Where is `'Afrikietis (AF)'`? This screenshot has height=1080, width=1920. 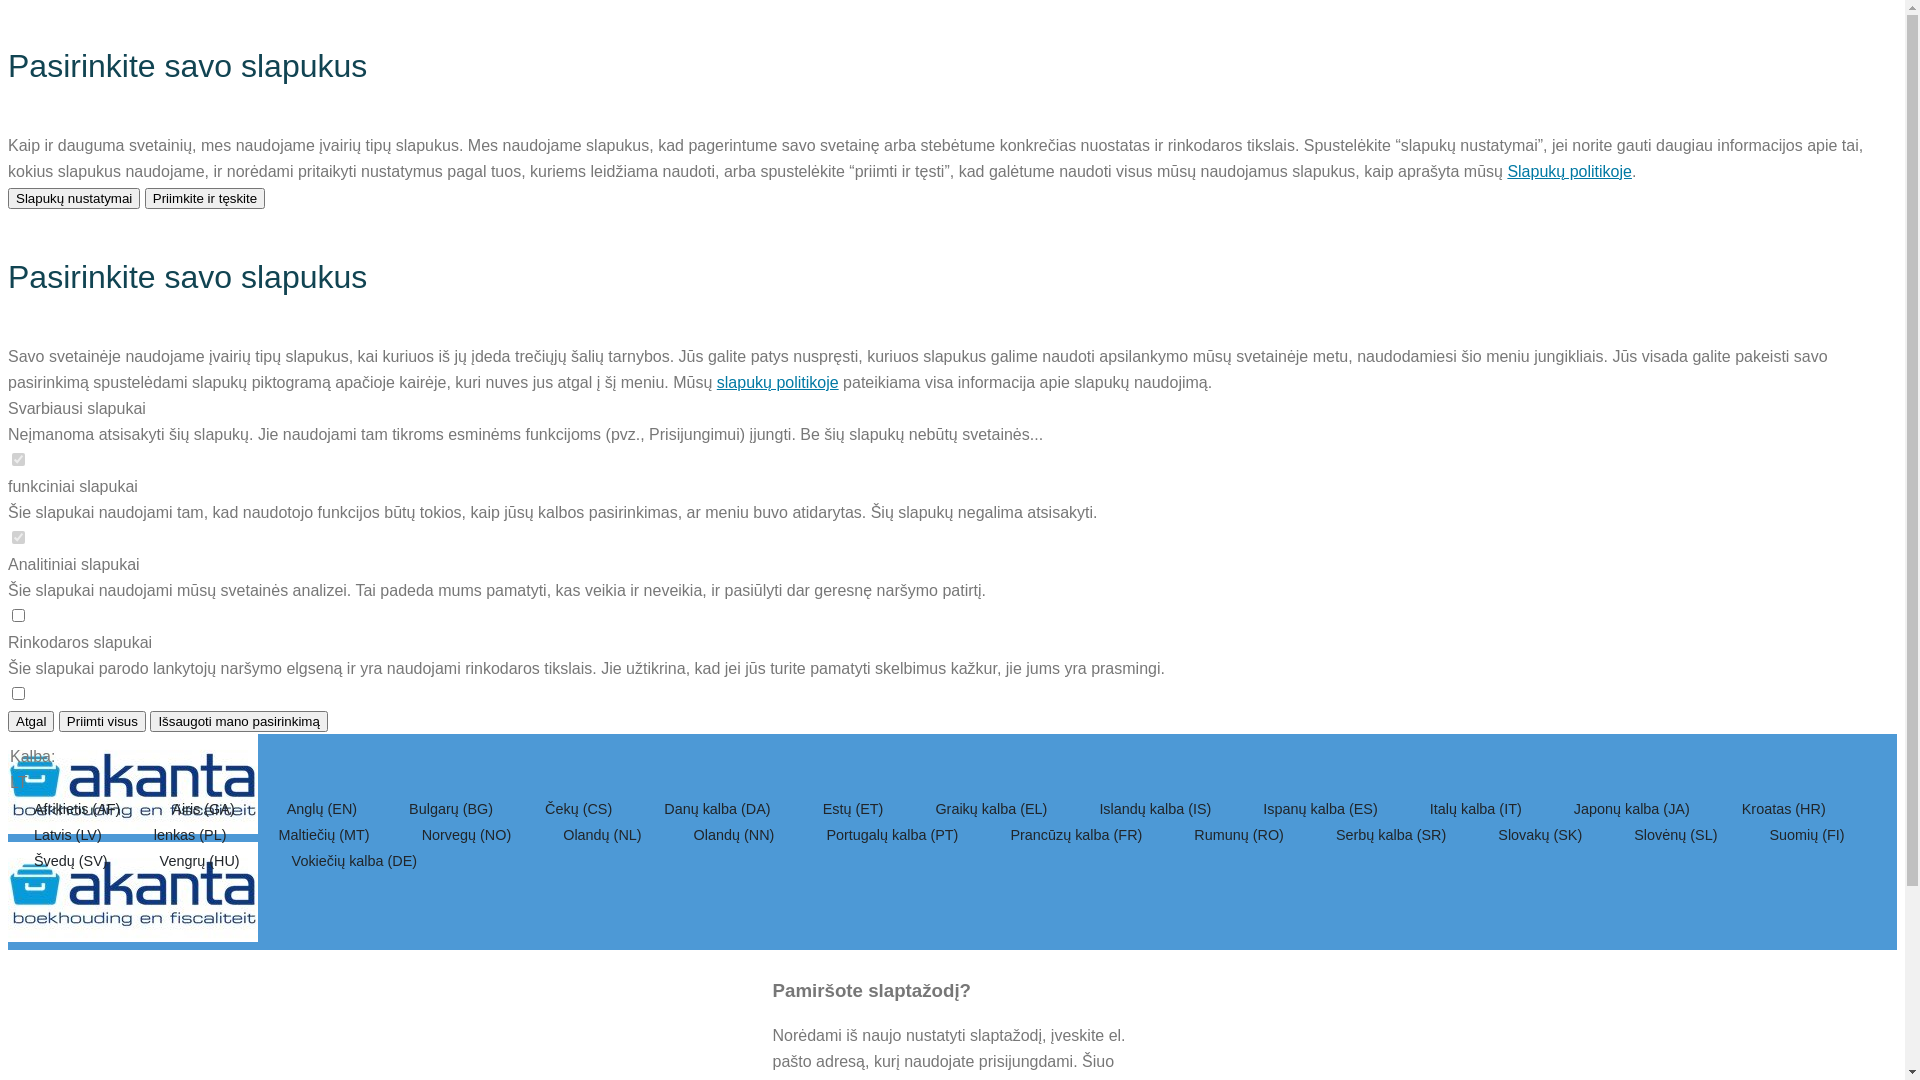
'Afrikietis (AF)' is located at coordinates (78, 808).